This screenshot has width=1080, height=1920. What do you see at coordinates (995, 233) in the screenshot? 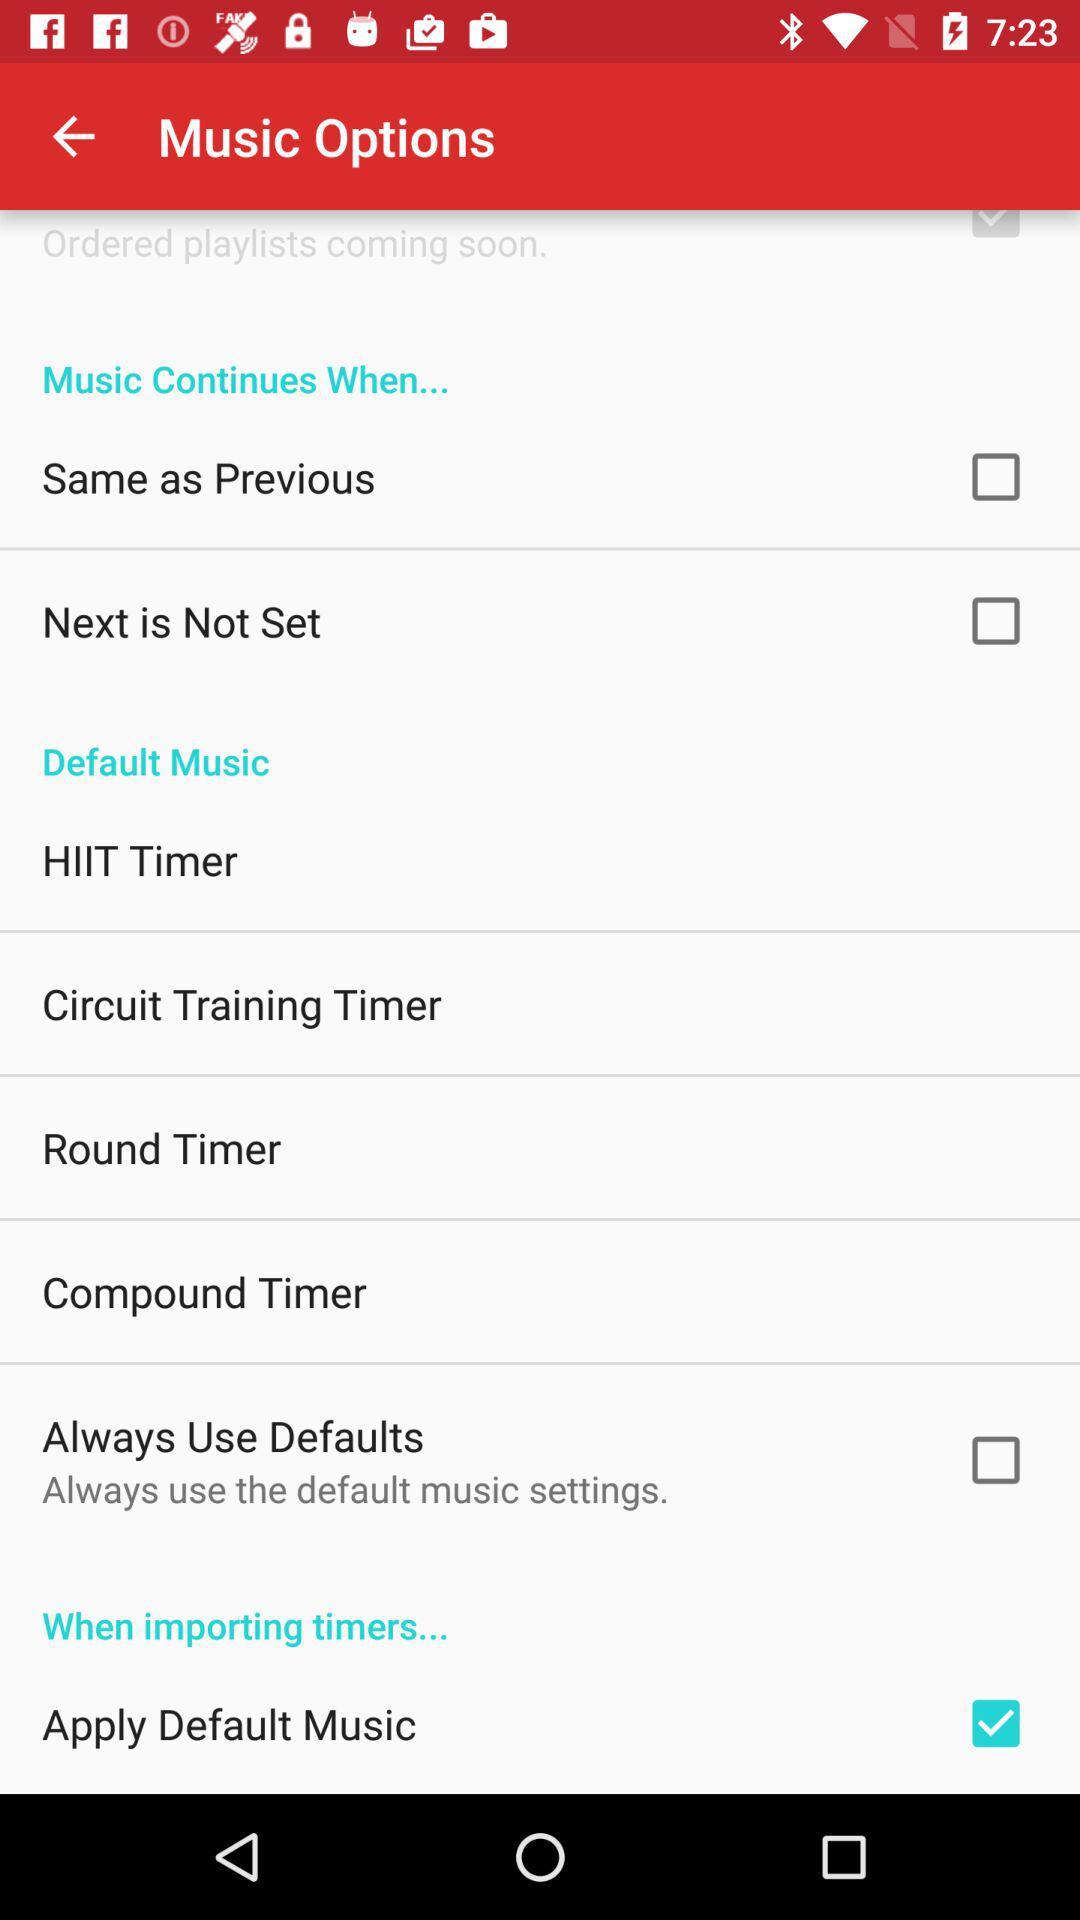
I see `check box below the time on top right of page` at bounding box center [995, 233].